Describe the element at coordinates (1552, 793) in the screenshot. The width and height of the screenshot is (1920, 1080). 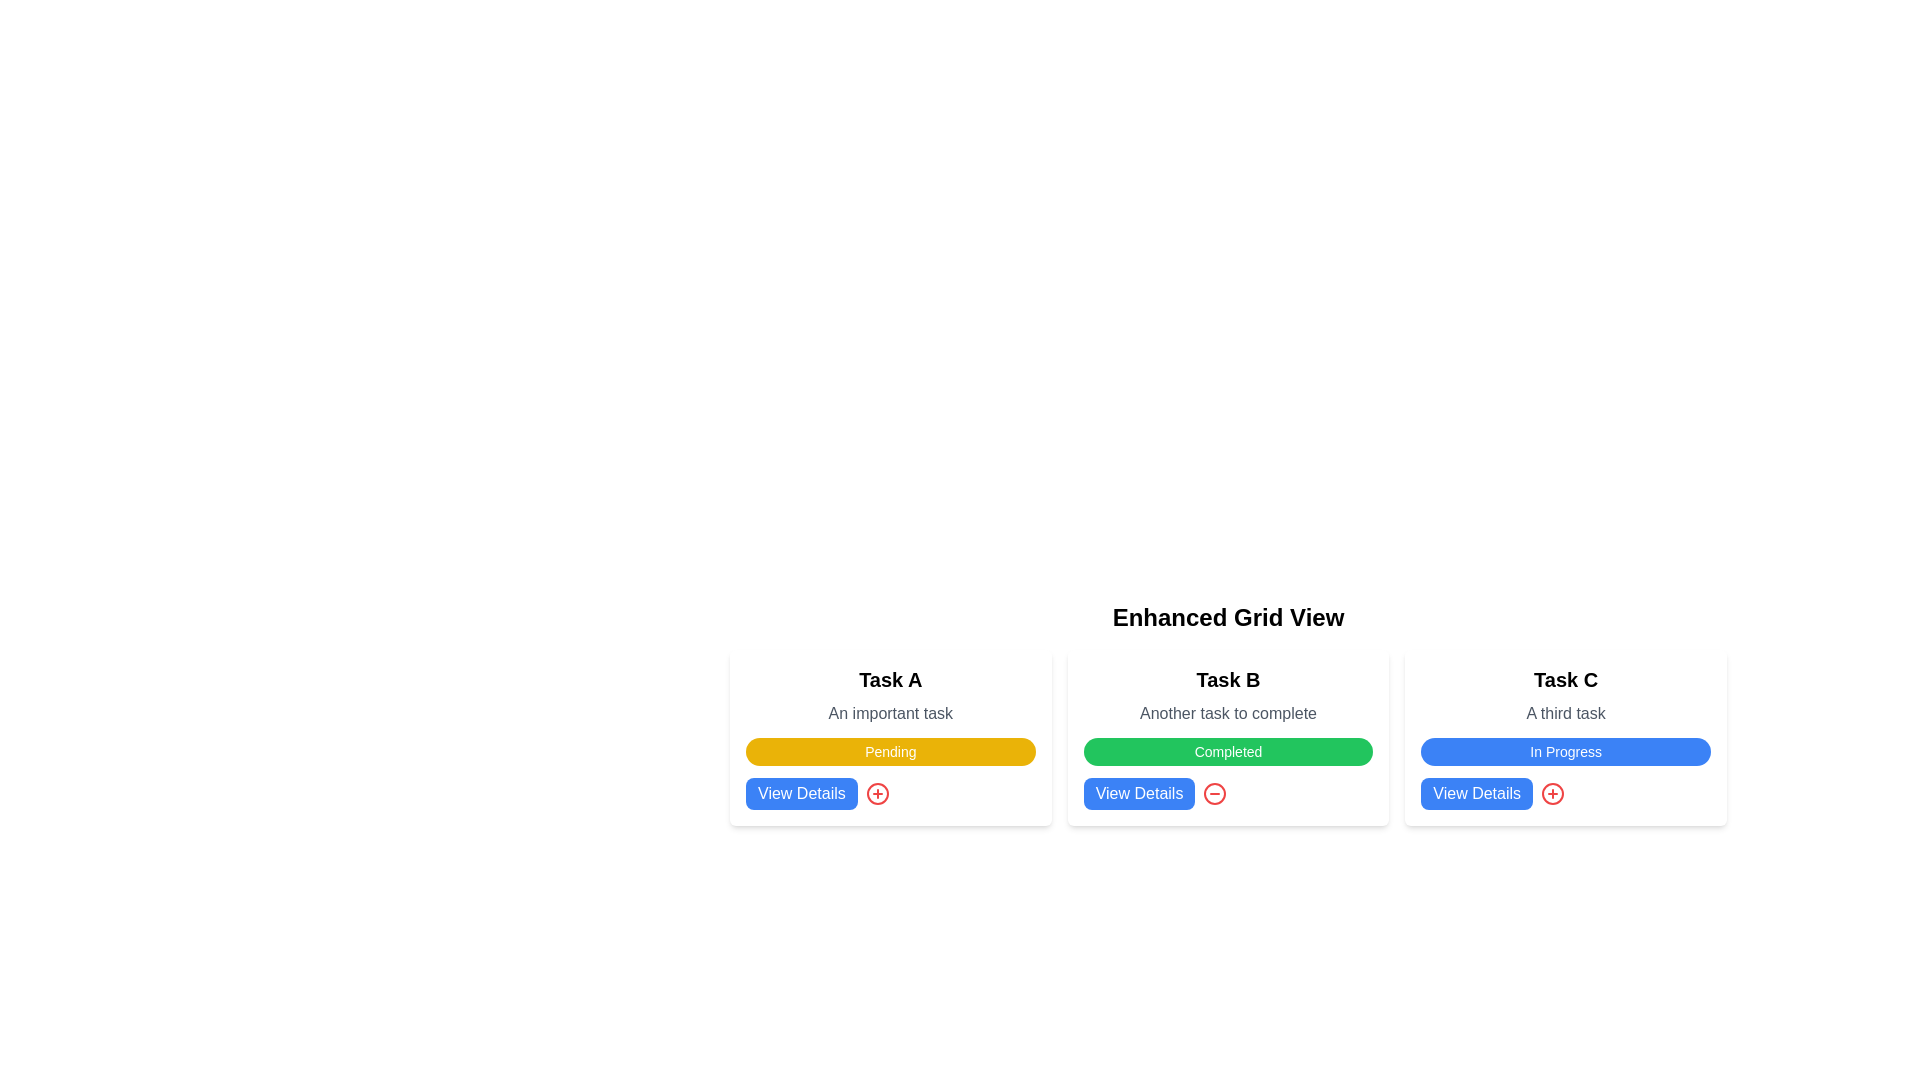
I see `the circular '+' icon with a red border located to the right of the 'View Details' button in the bottom-right corner of the 'Task C' card` at that location.